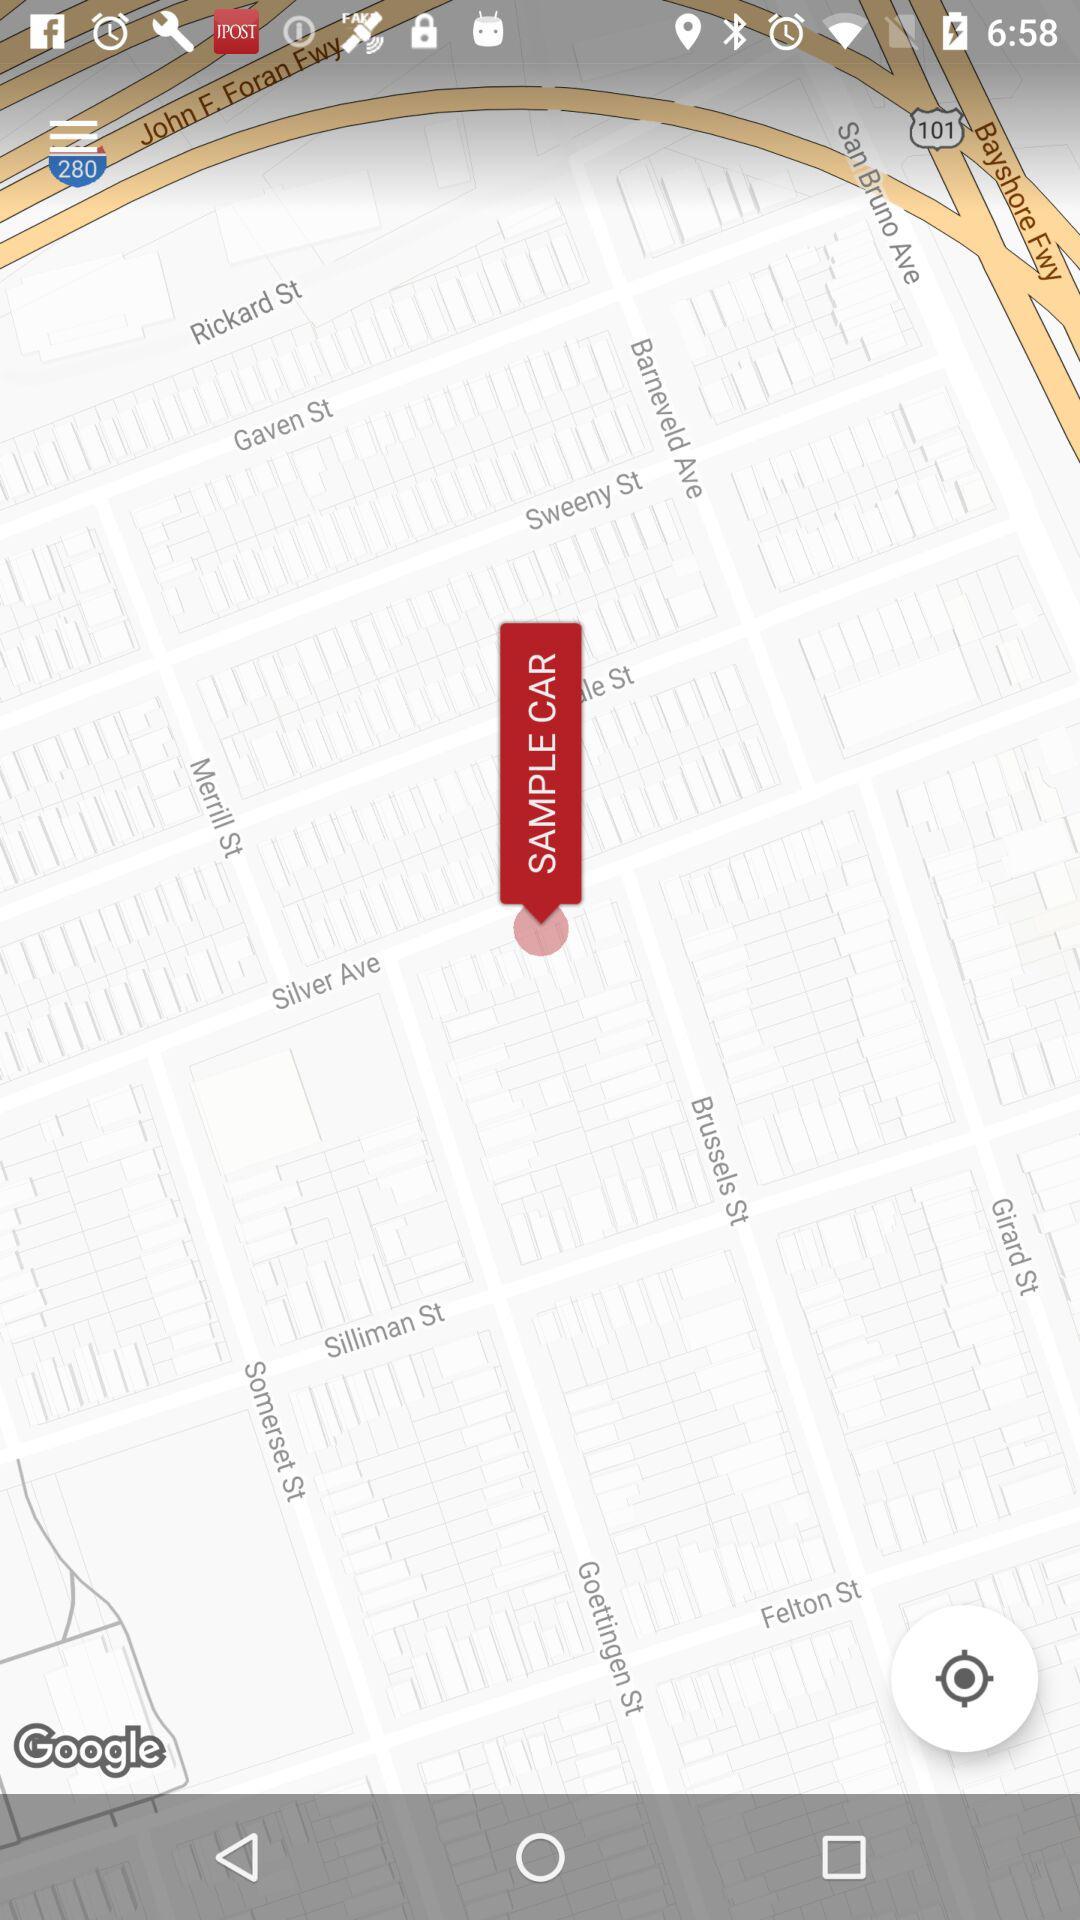 This screenshot has width=1080, height=1920. What do you see at coordinates (963, 1678) in the screenshot?
I see `current location` at bounding box center [963, 1678].